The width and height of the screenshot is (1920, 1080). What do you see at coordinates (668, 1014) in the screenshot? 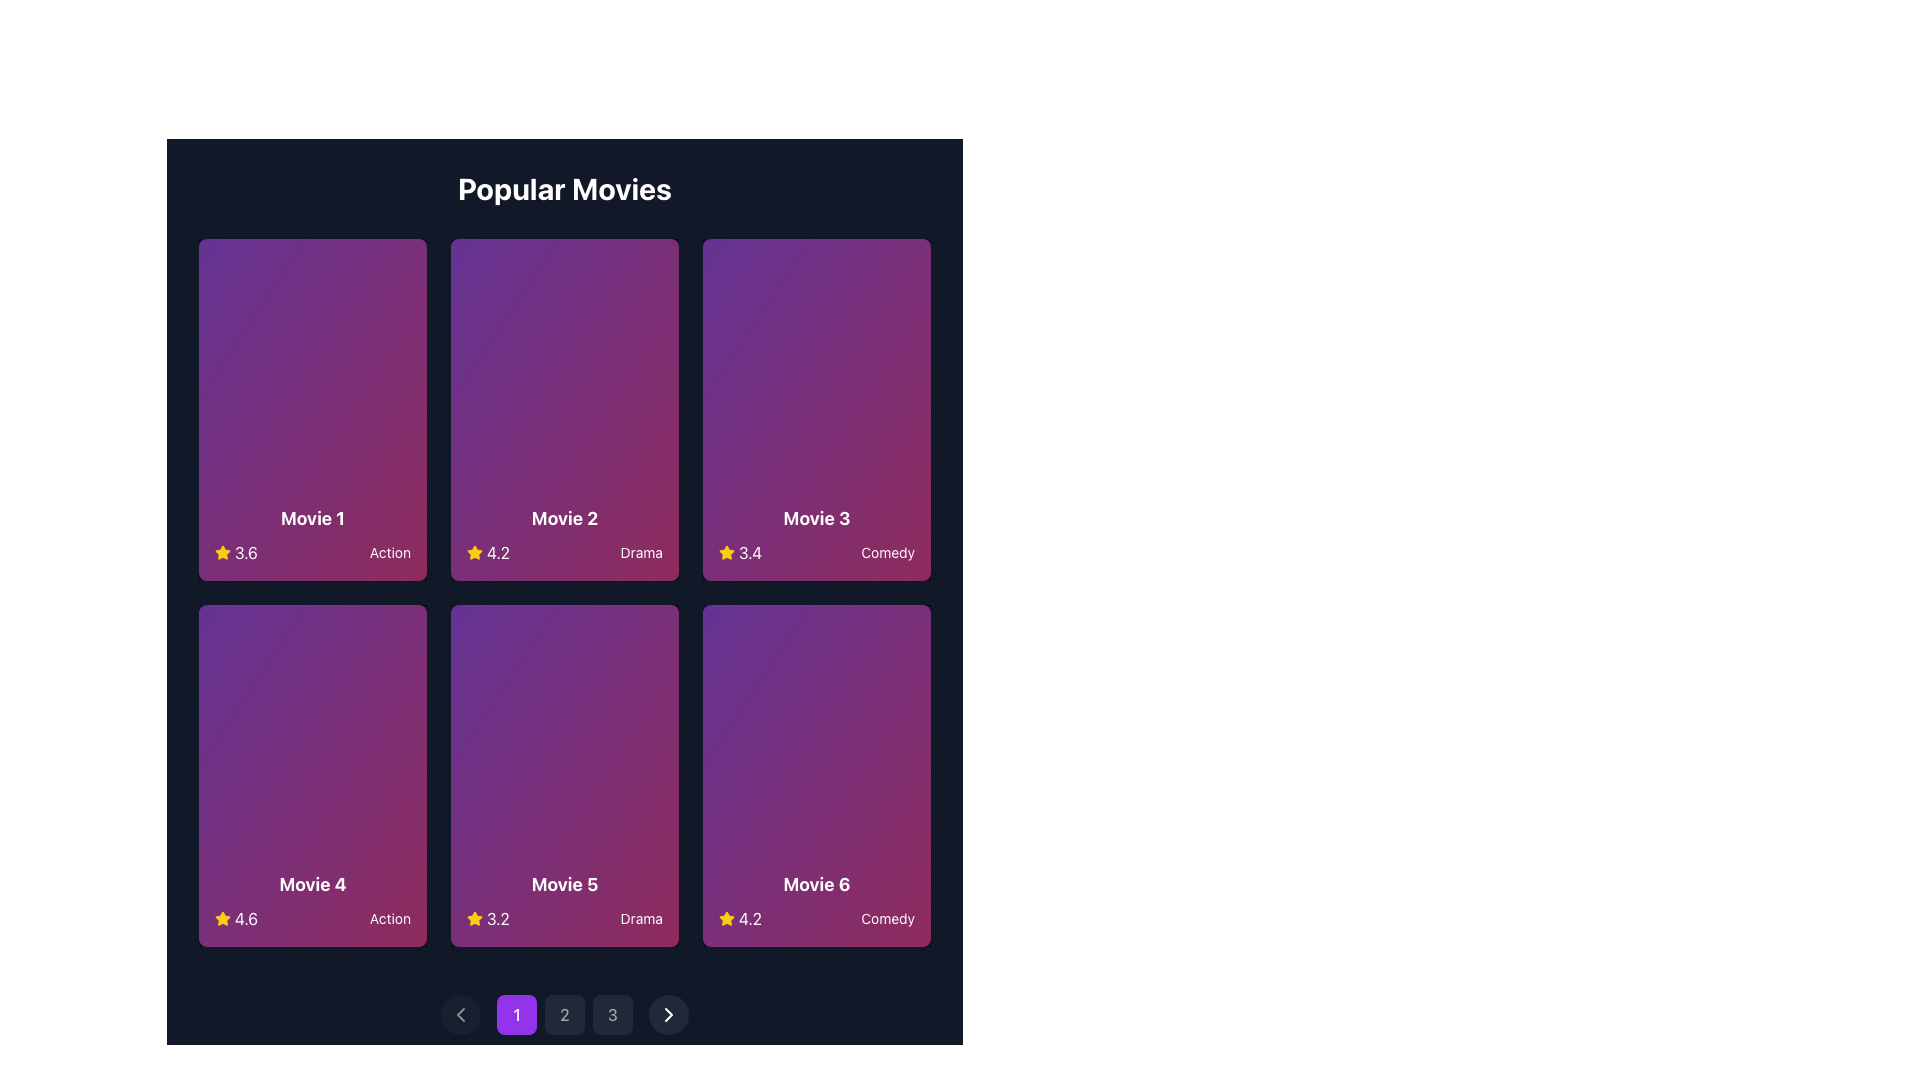
I see `the 'next' button icon located in the bottom right circular button of the pagination control group` at bounding box center [668, 1014].